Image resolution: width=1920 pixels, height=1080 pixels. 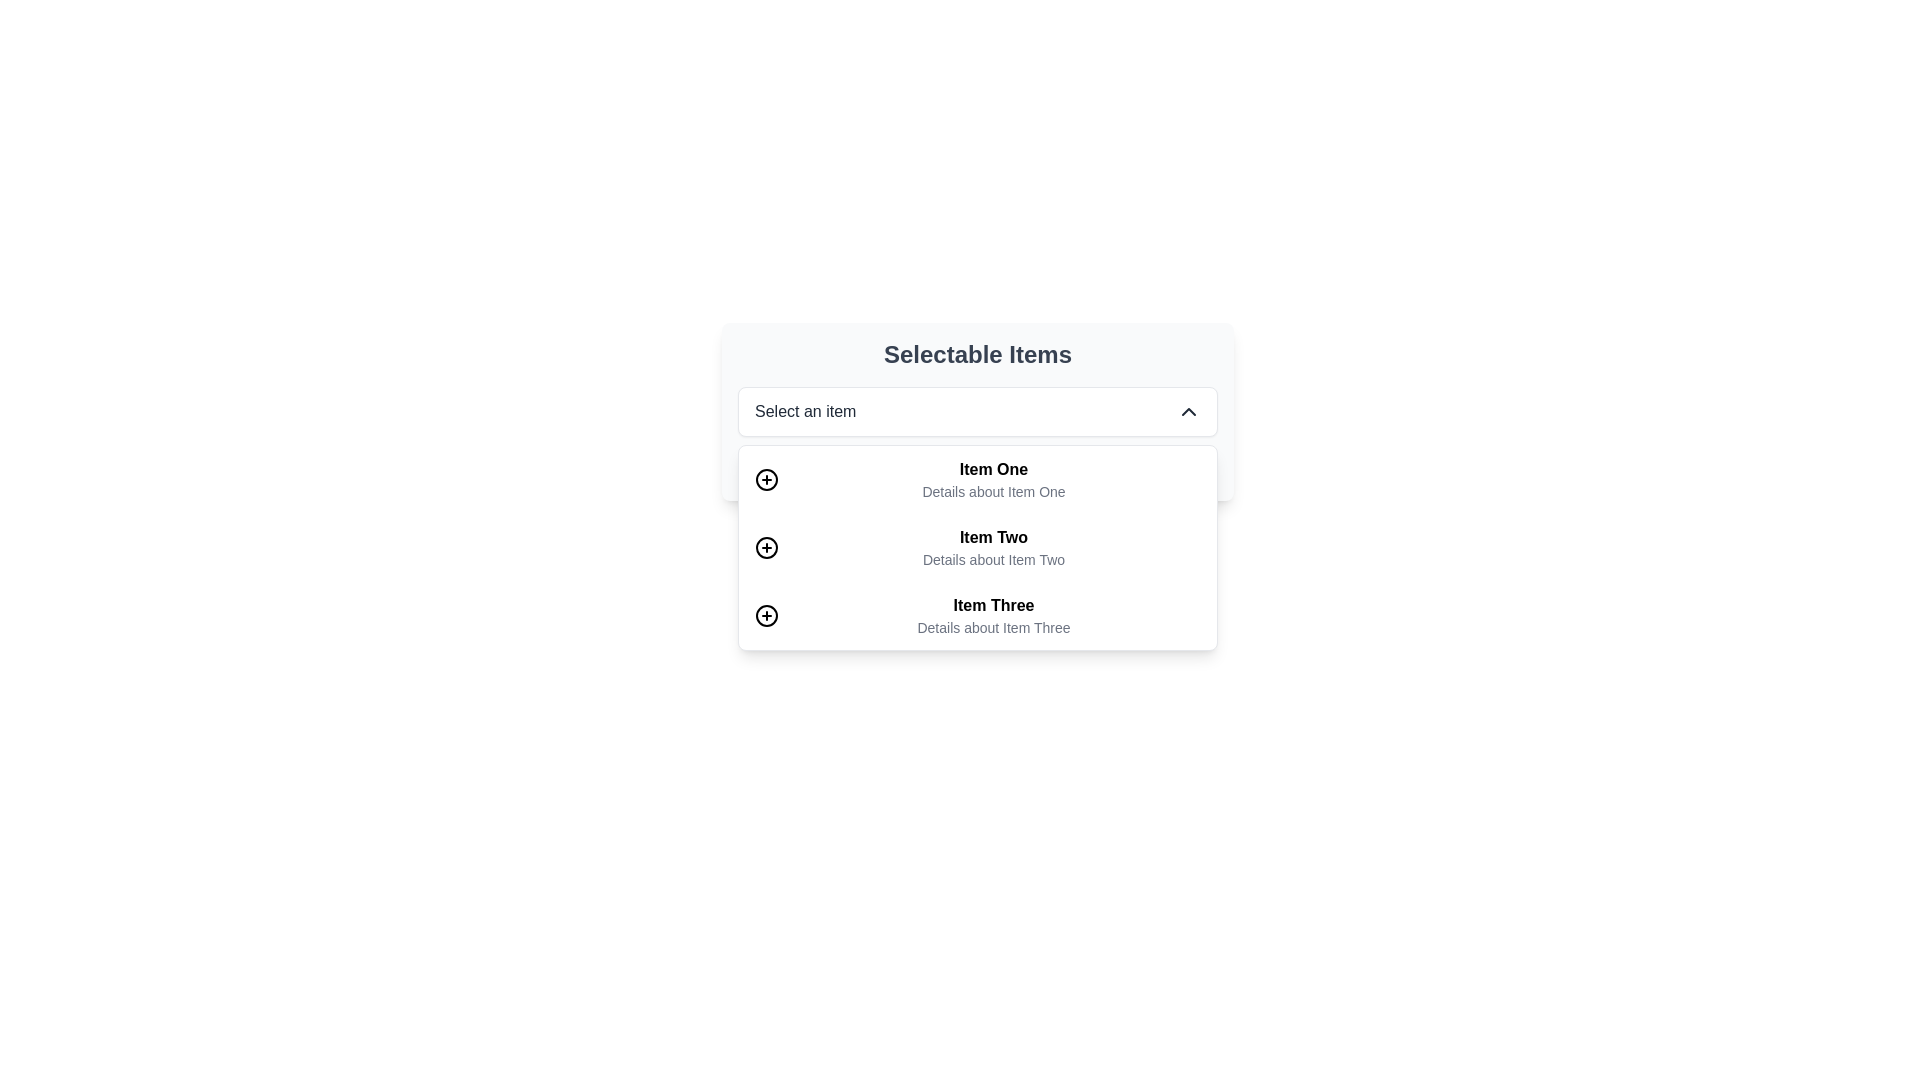 I want to click on the icon button depicting a circle with a plus symbol, located to the left of the text 'Item One' for a potential tooltip or highlight effect, so click(x=766, y=479).